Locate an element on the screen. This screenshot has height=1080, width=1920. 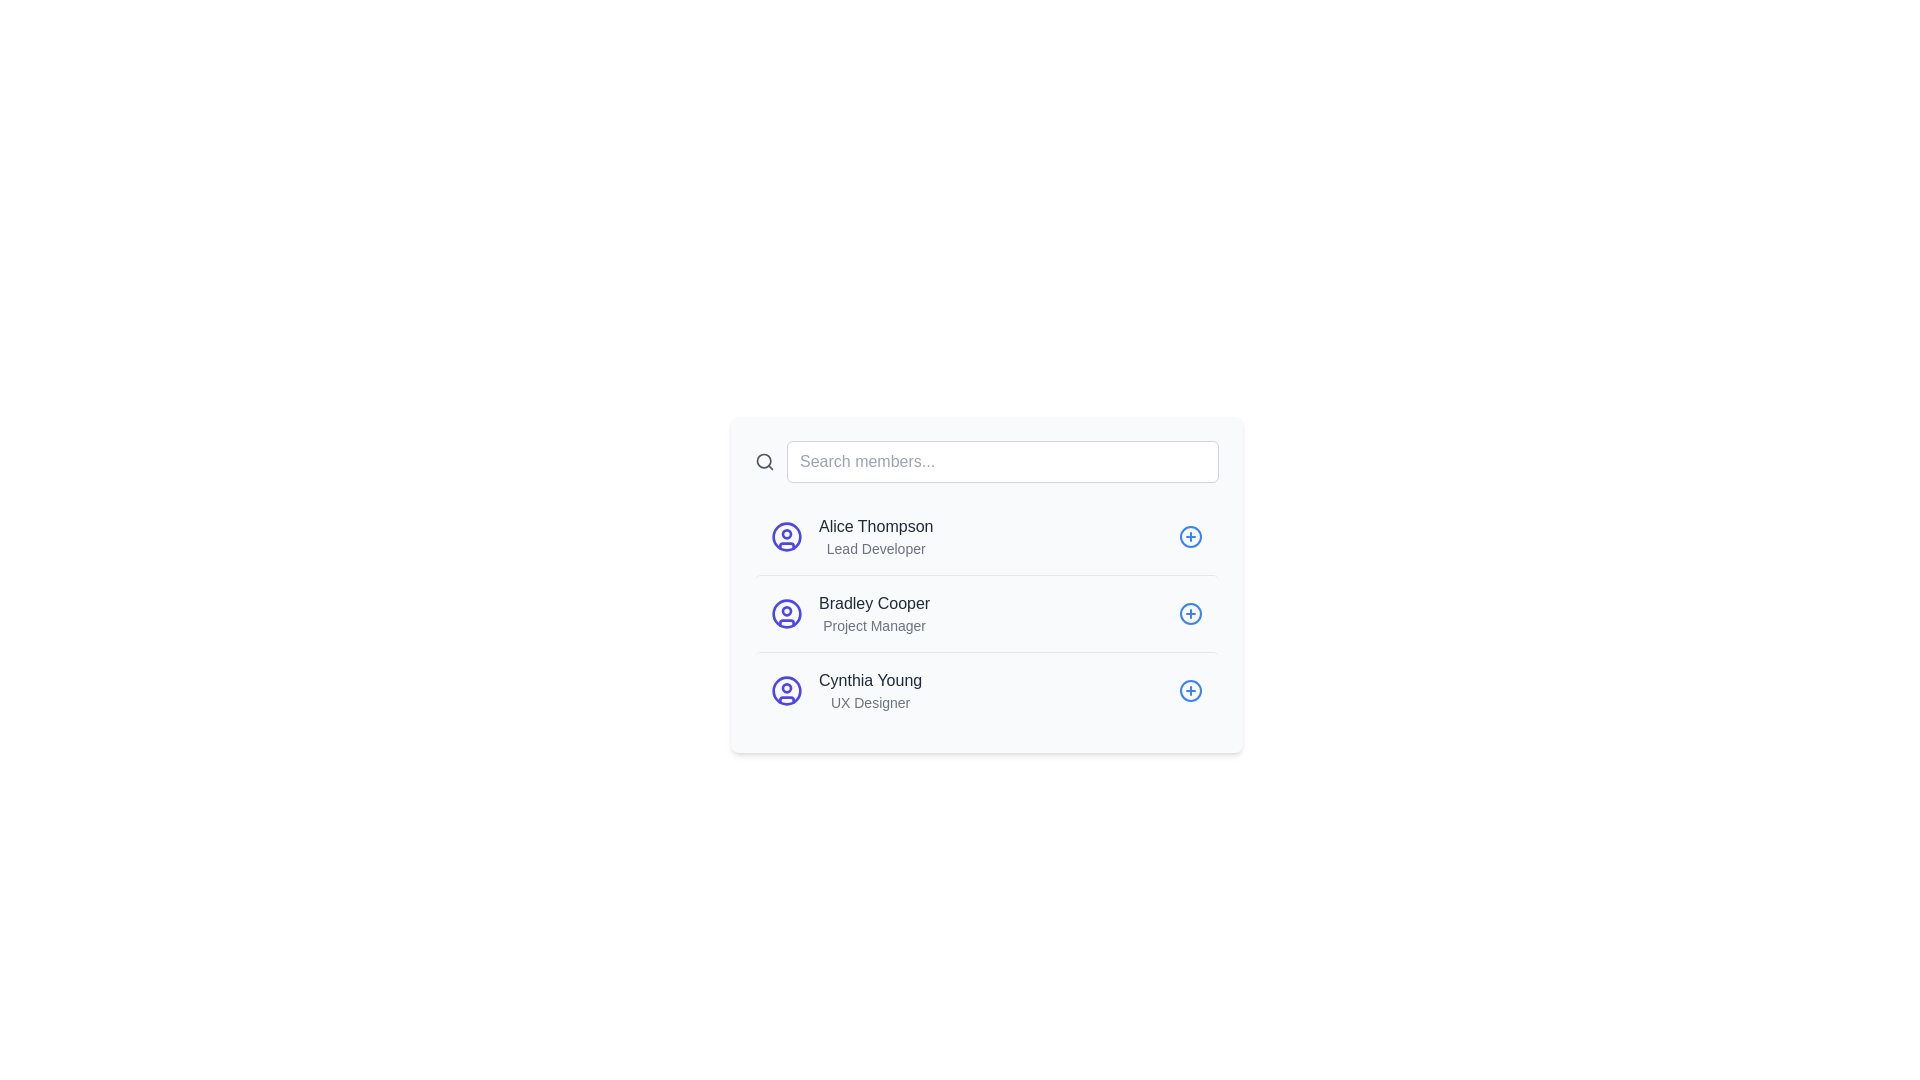
the circular user avatar icon with an indigo border and a white background, which features a simplistic representation of a head and shoulders, located to the left of the name 'Cynthia Young' in the third row of the user profiles list is located at coordinates (786, 689).